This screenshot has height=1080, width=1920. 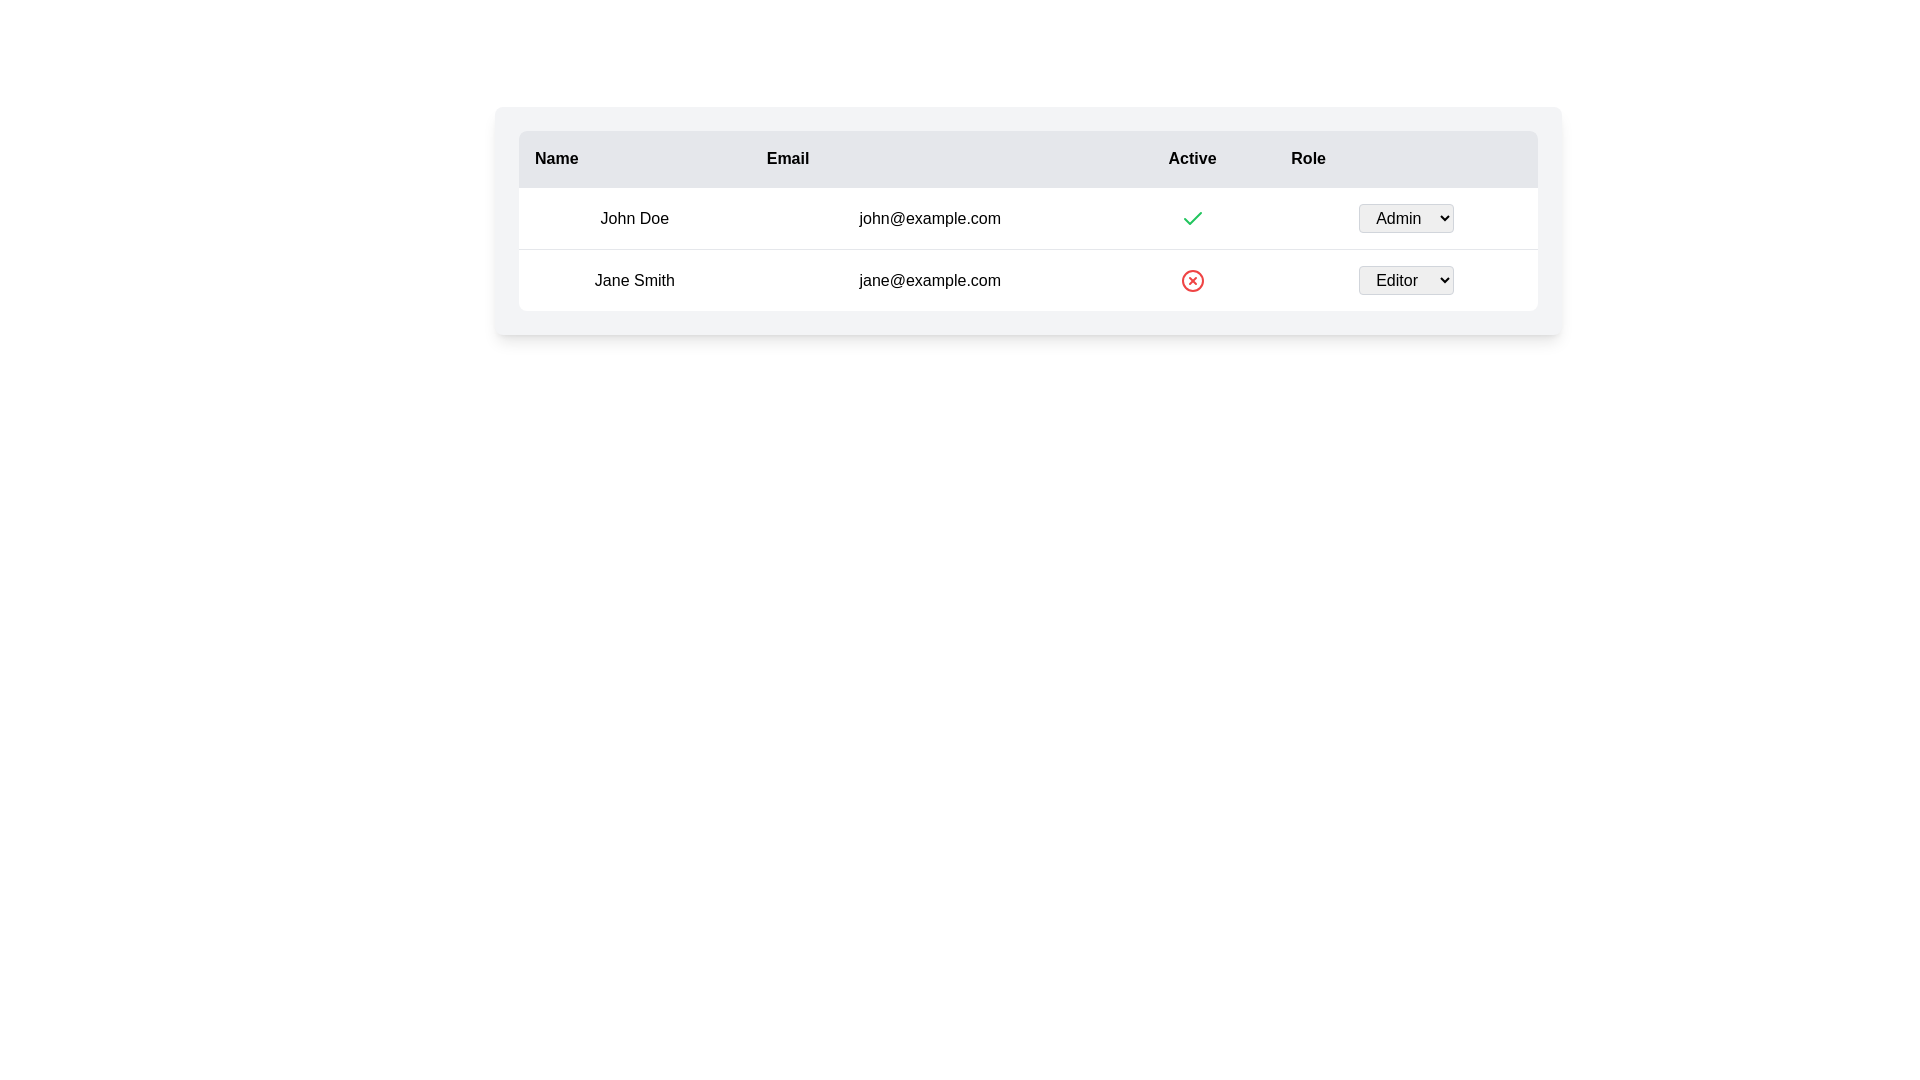 What do you see at coordinates (1405, 218) in the screenshot?
I see `an option within the dropdown menu for user 'John Doe' located in the 'Role' column of the first row of the table` at bounding box center [1405, 218].